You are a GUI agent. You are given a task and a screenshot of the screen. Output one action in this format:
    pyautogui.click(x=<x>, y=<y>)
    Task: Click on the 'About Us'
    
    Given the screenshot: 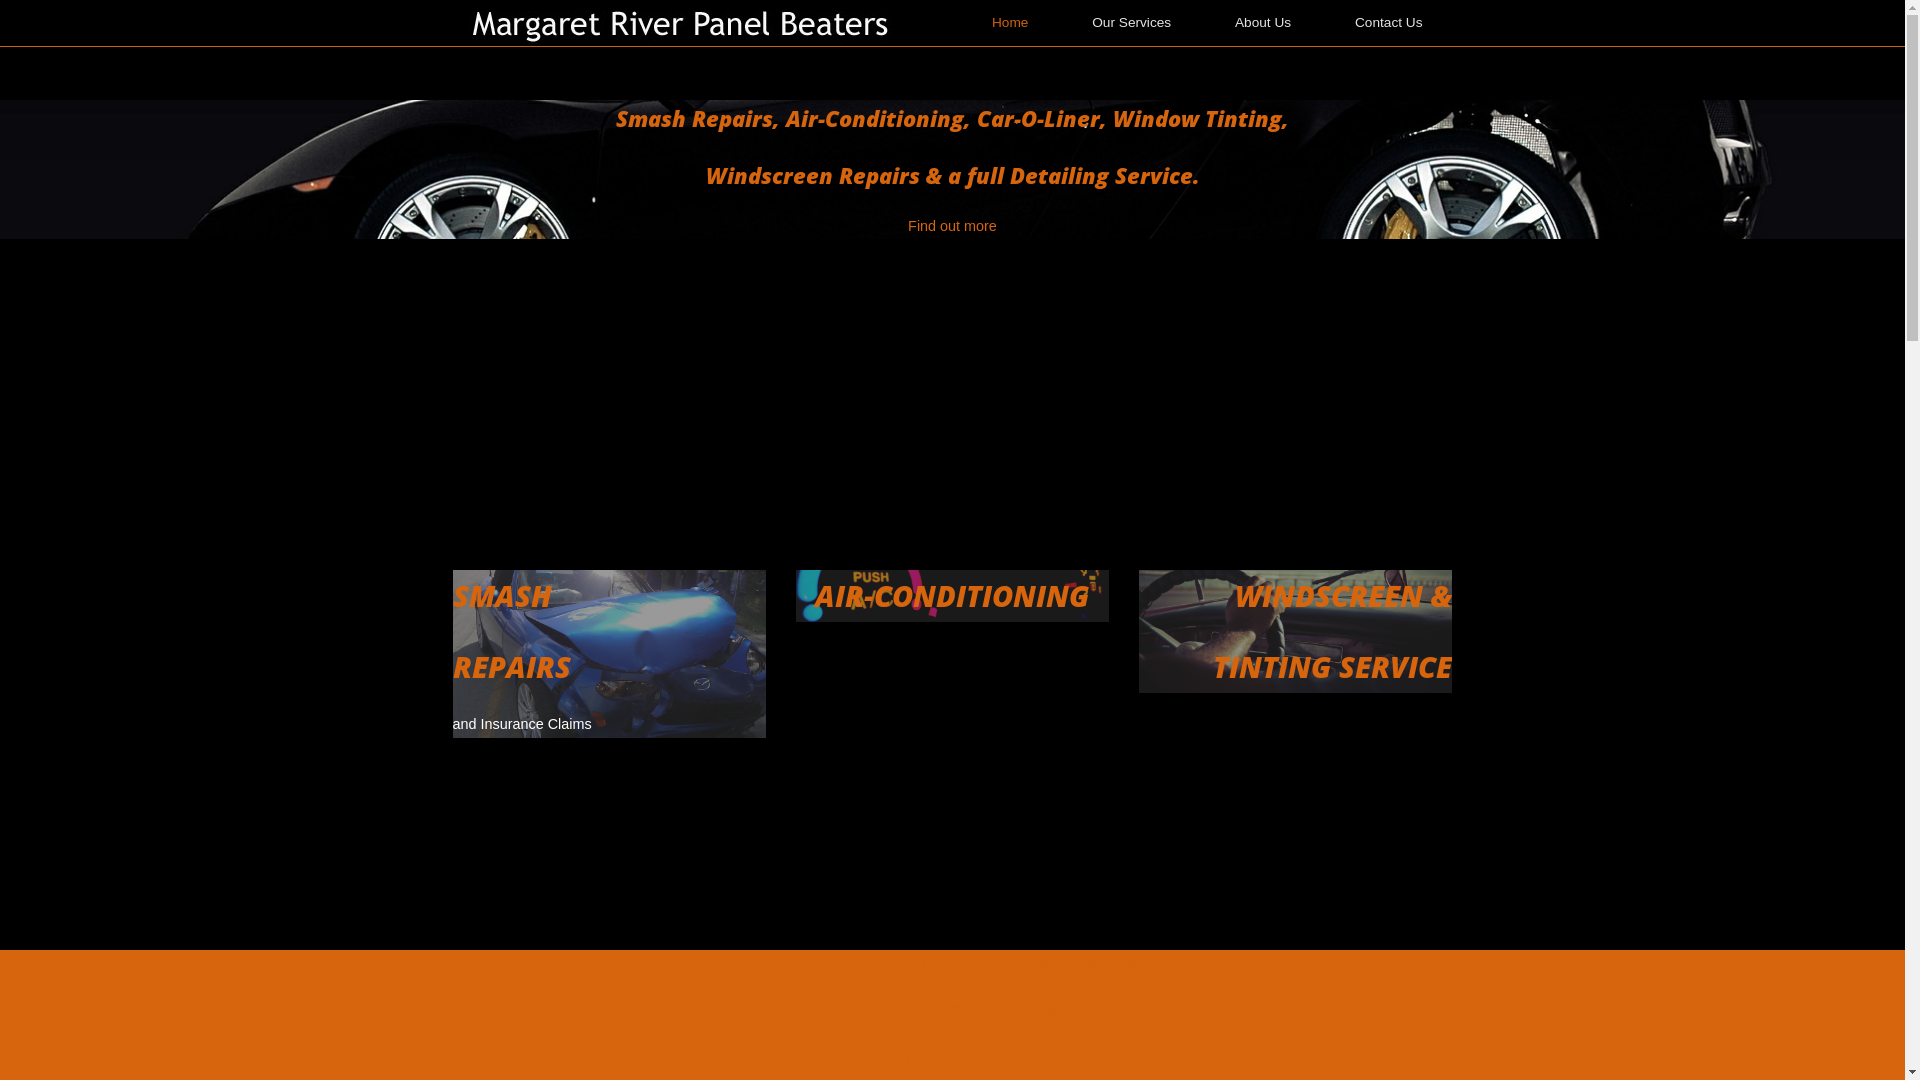 What is the action you would take?
    pyautogui.click(x=1261, y=23)
    